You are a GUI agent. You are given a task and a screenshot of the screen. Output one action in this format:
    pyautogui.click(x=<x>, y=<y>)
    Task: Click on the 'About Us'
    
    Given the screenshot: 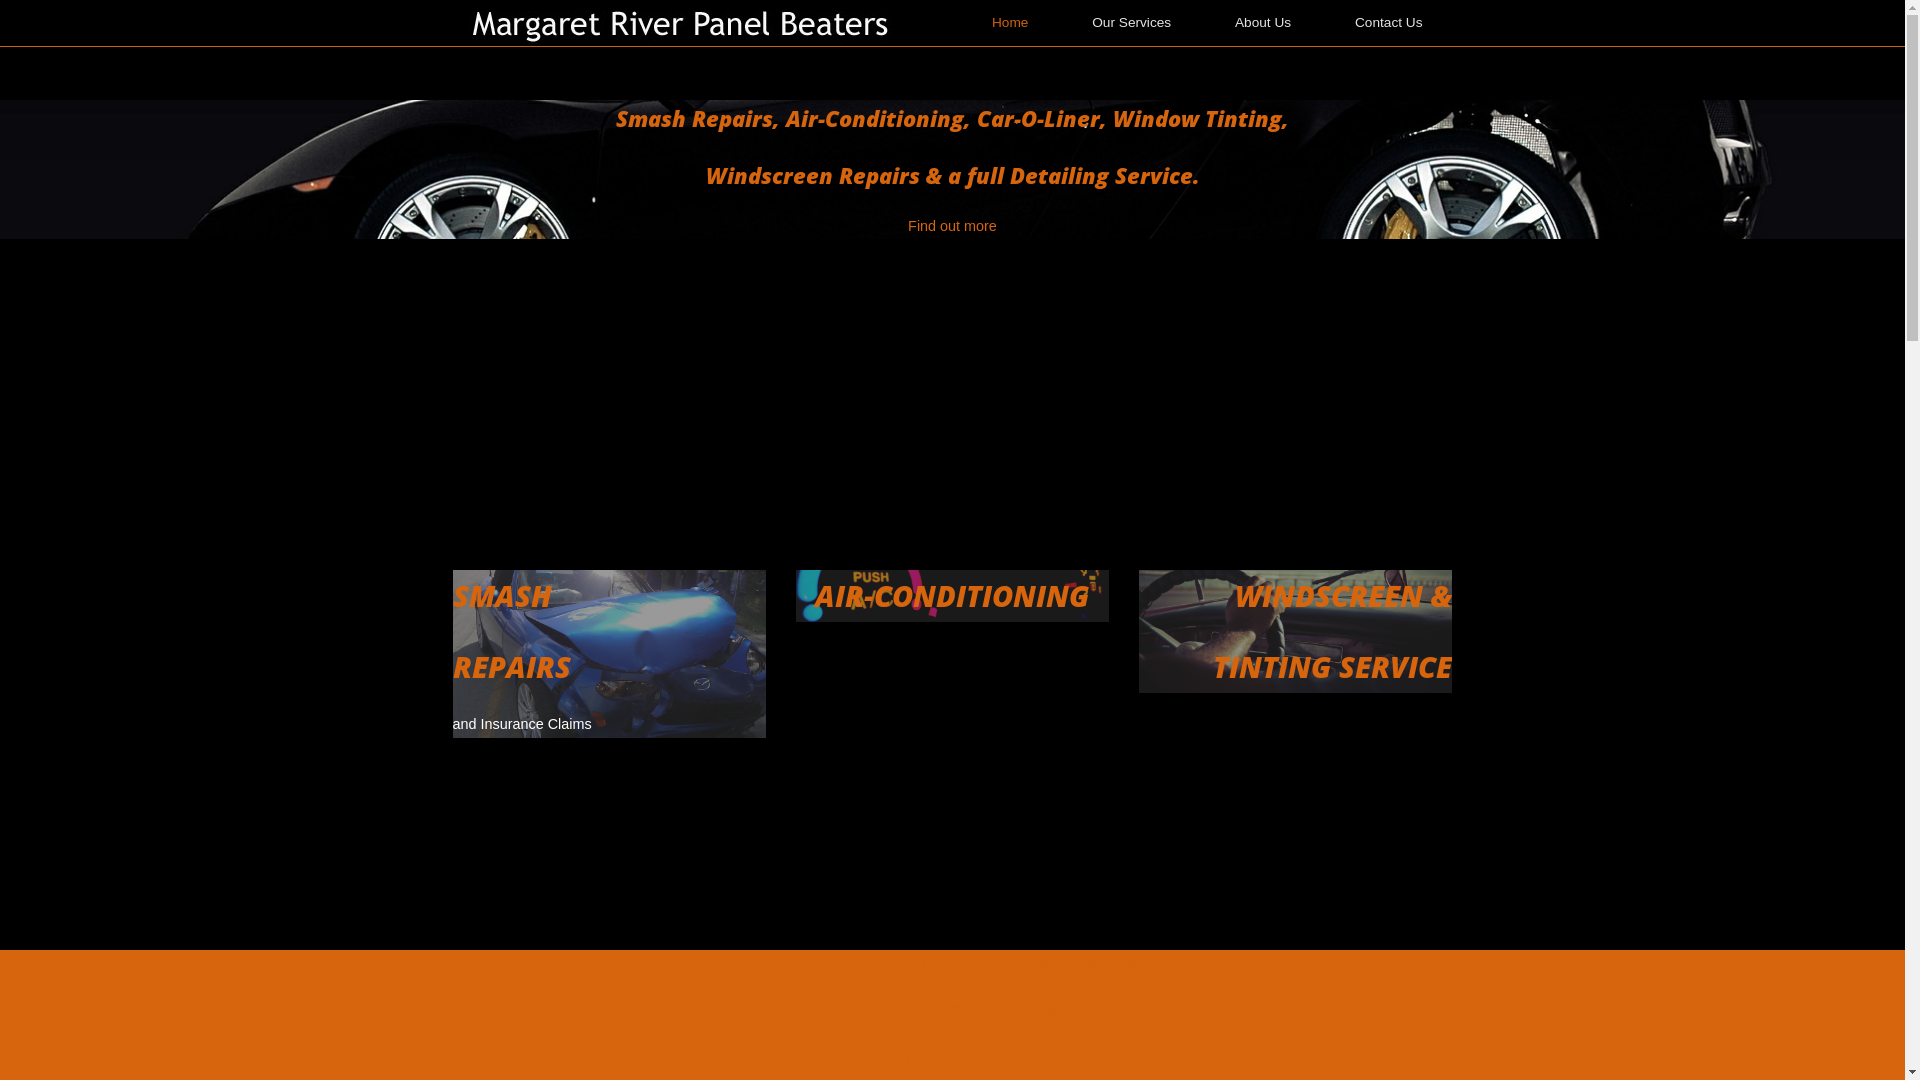 What is the action you would take?
    pyautogui.click(x=1261, y=23)
    